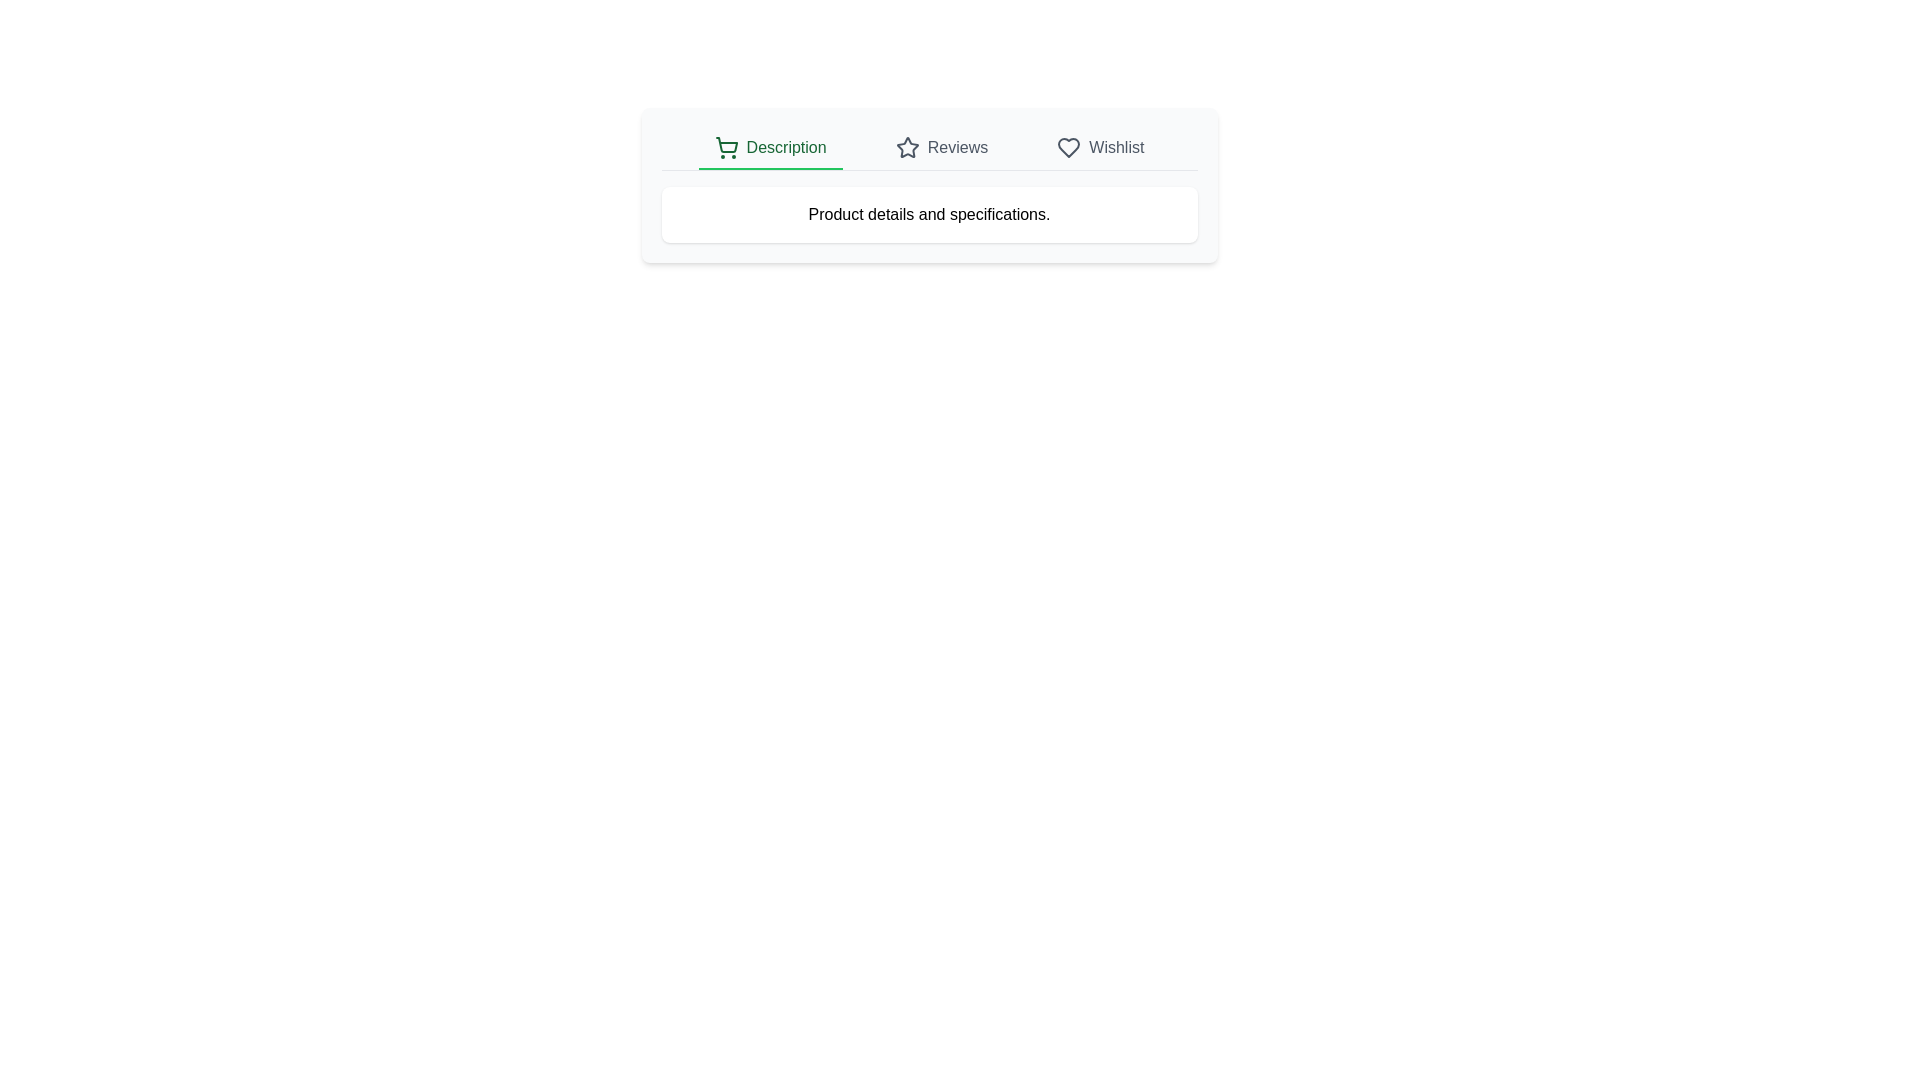 The image size is (1920, 1080). What do you see at coordinates (940, 148) in the screenshot?
I see `the tab corresponding to Reviews to view its content` at bounding box center [940, 148].